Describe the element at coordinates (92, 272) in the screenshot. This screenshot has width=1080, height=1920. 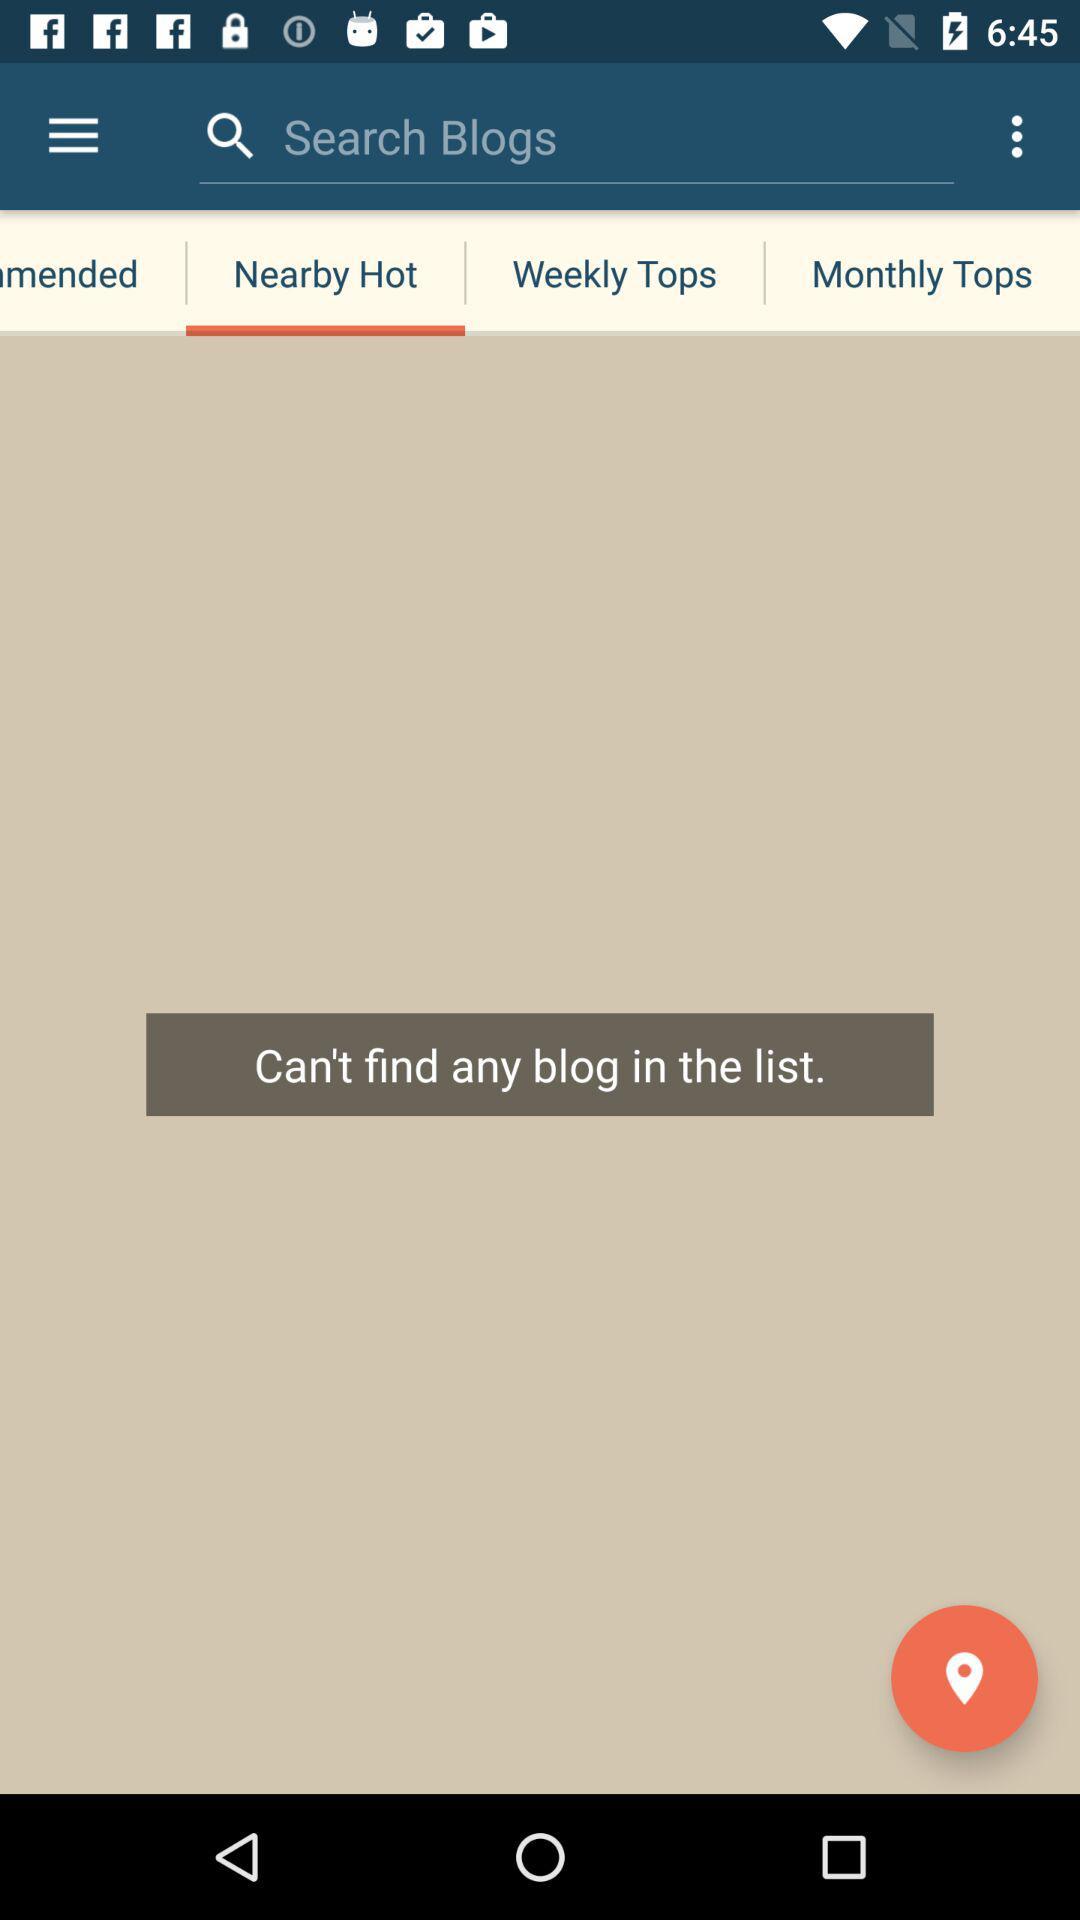
I see `icon next to the nearby hot icon` at that location.